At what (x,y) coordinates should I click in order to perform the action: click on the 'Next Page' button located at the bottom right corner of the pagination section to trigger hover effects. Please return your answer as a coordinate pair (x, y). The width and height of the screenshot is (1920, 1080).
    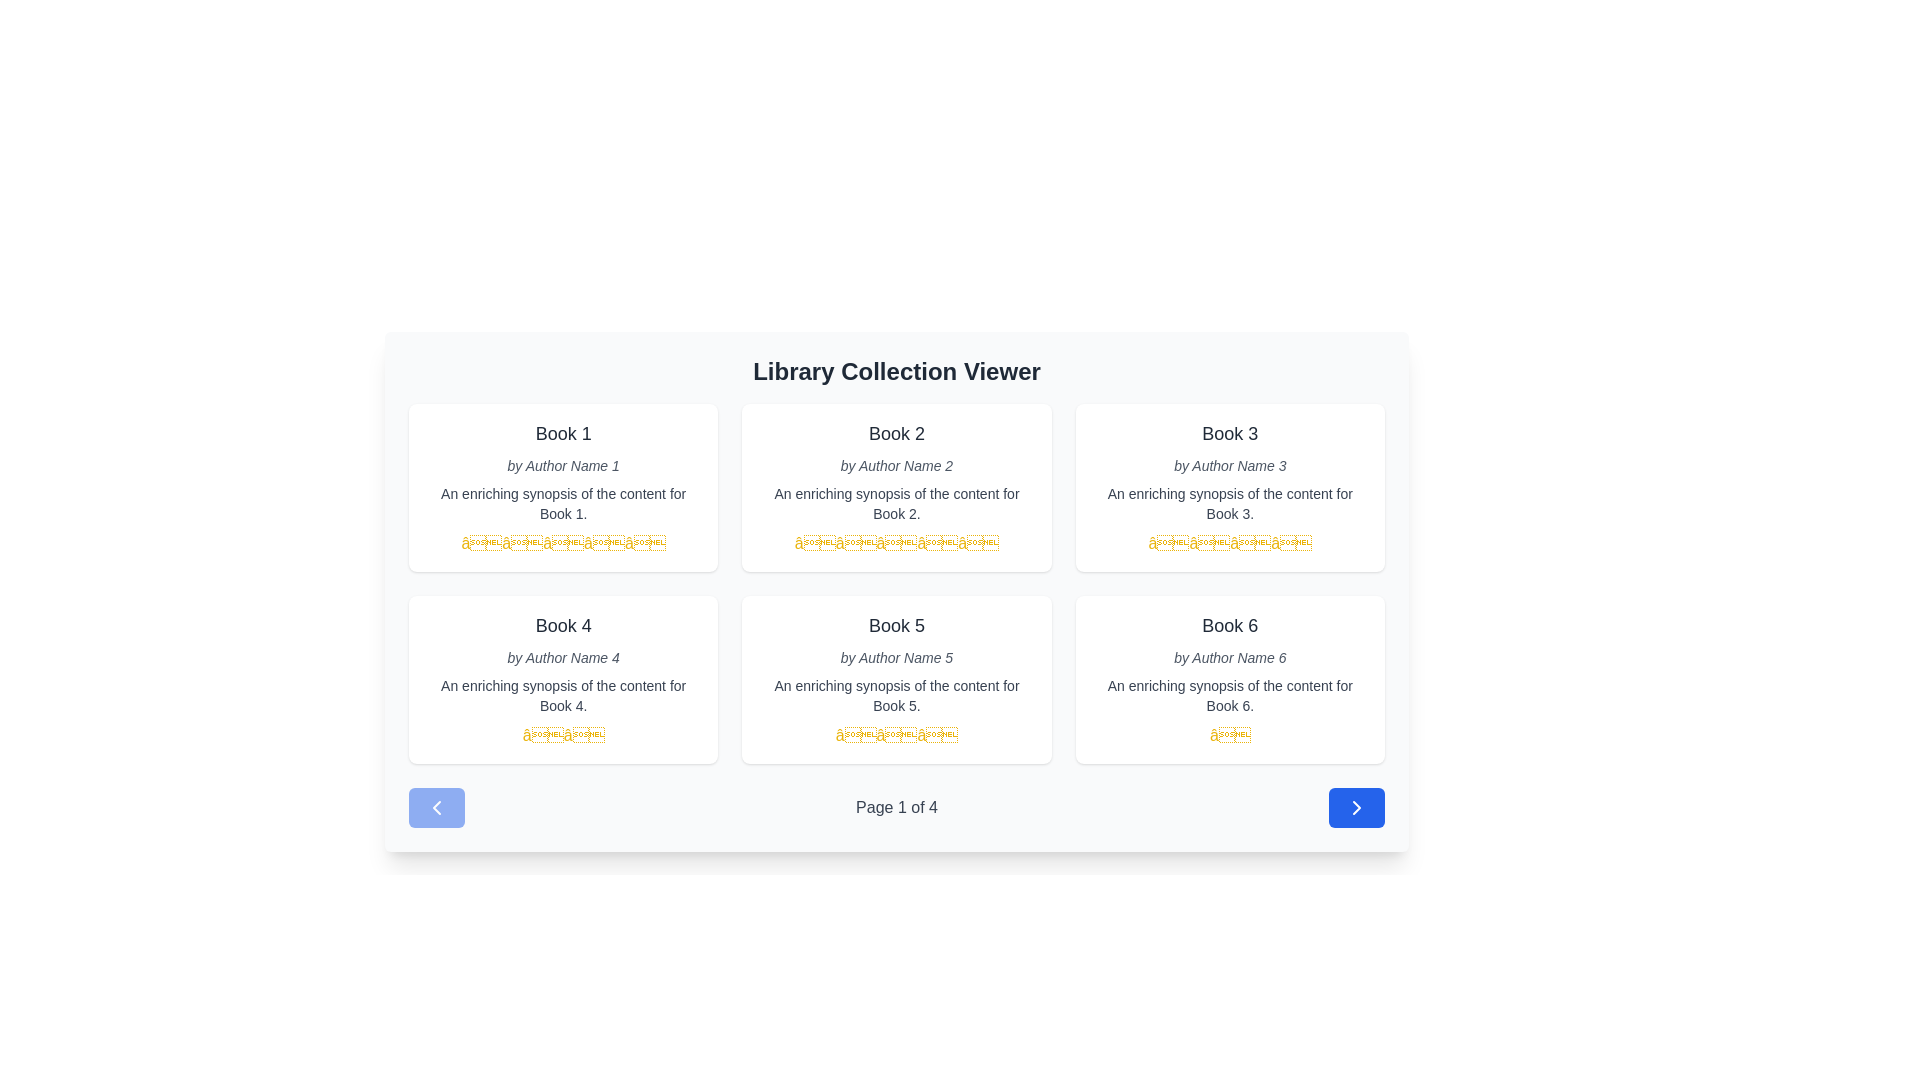
    Looking at the image, I should click on (1357, 806).